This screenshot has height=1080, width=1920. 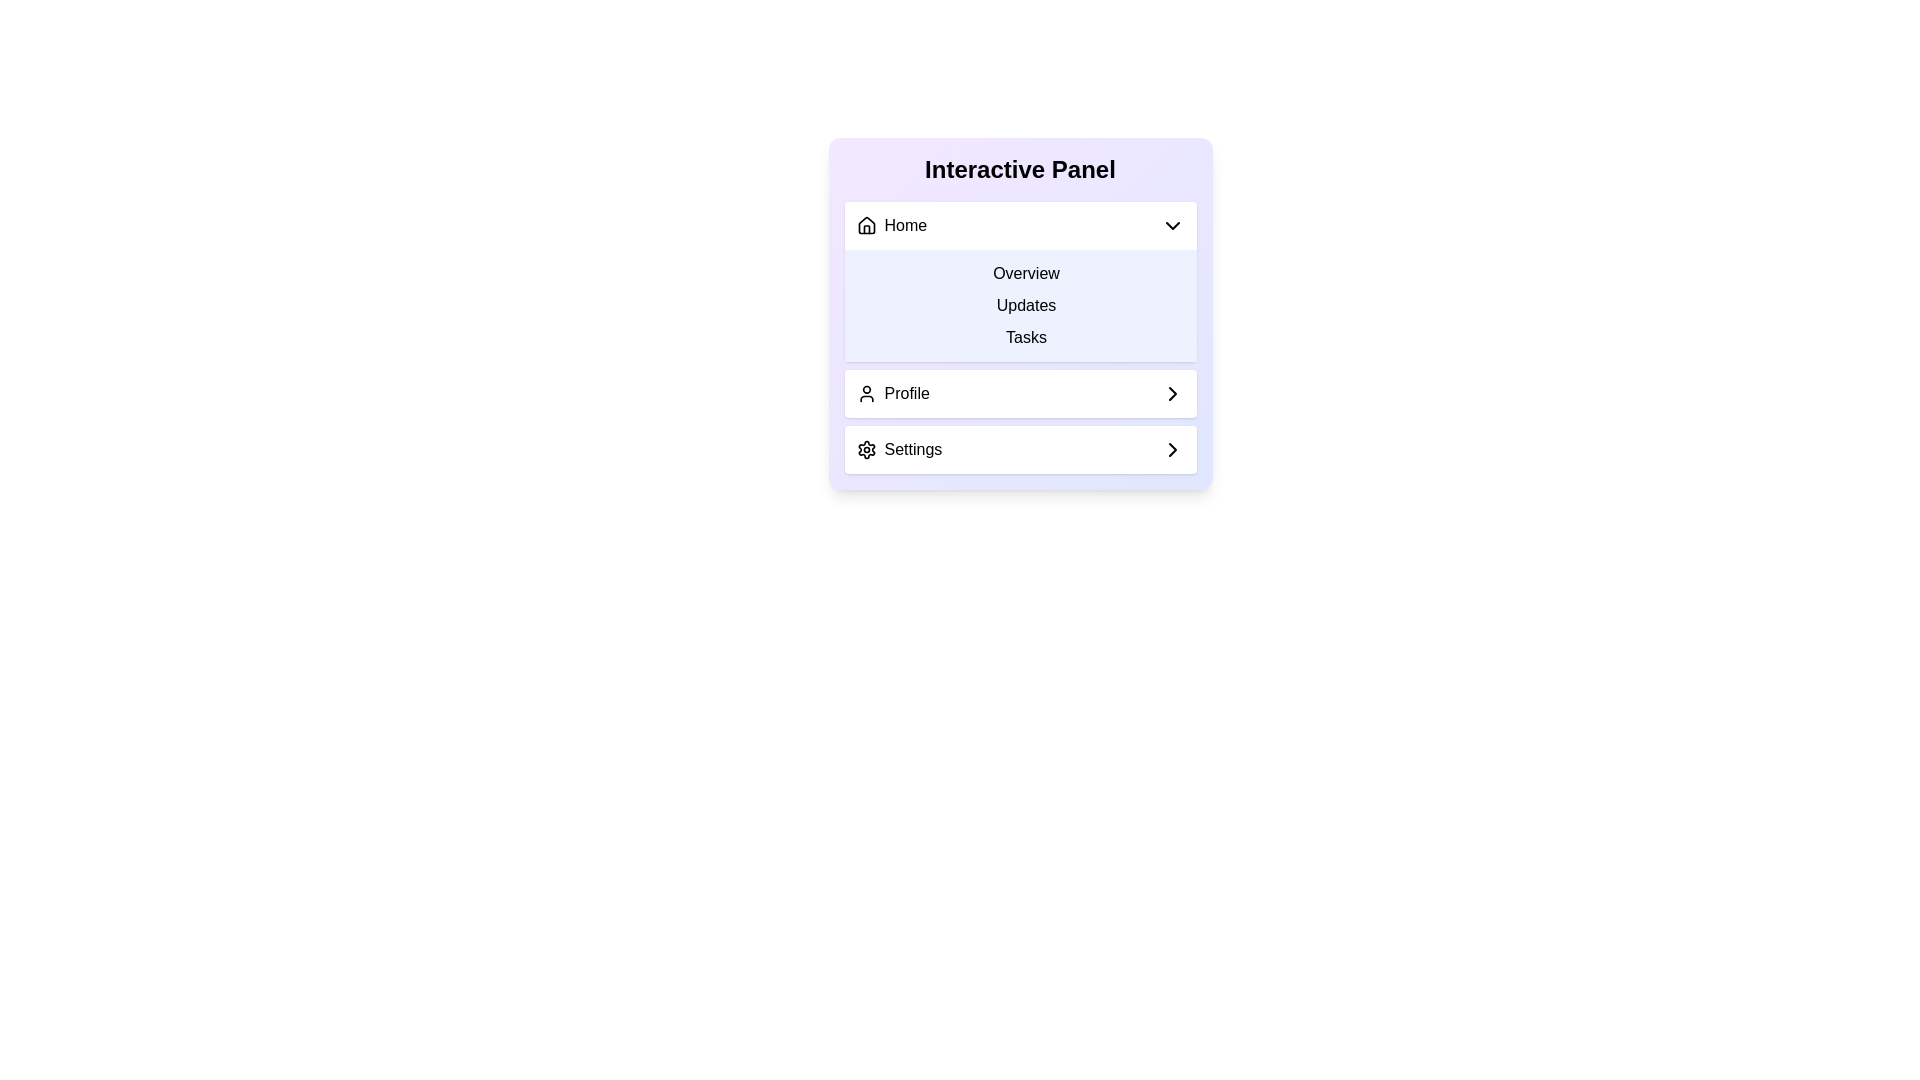 I want to click on the settings icon located at the bottom of the interactive panel, adjacent to the 'Settings' option text, so click(x=866, y=450).